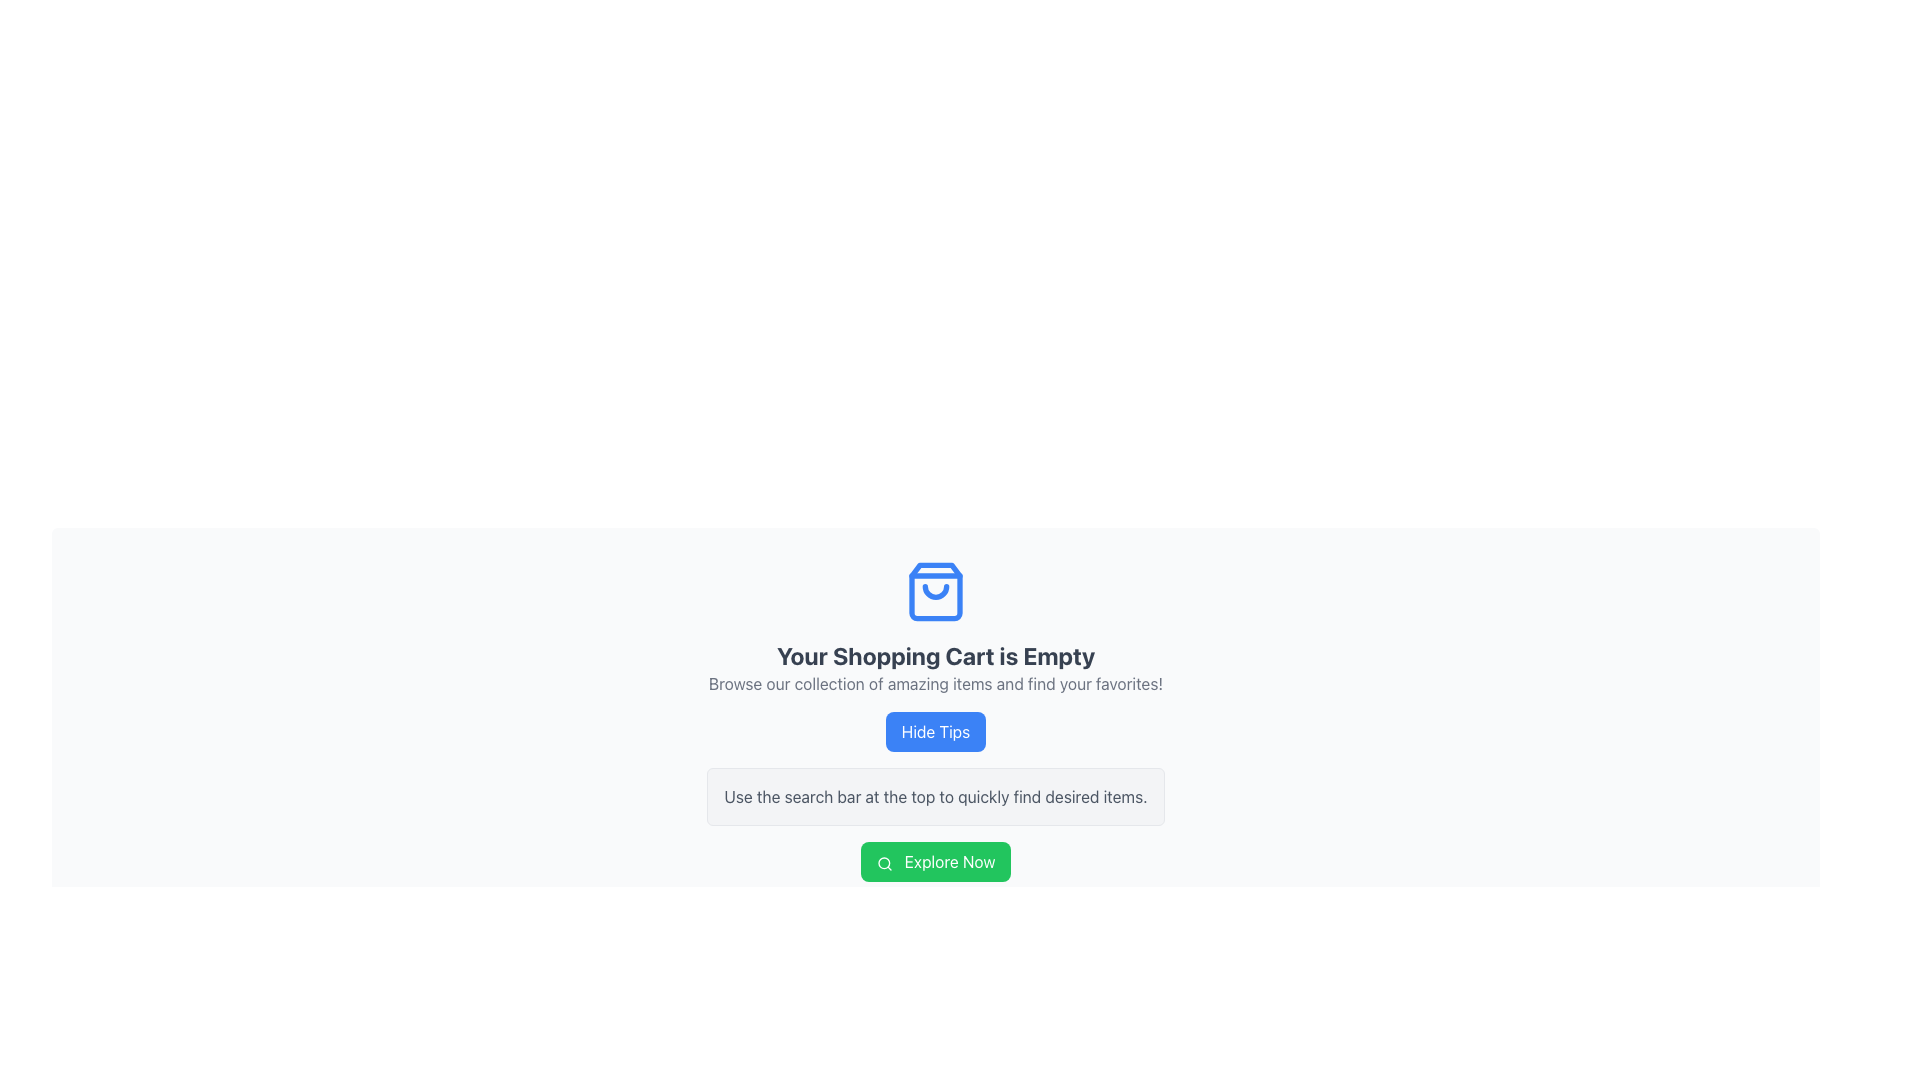 This screenshot has height=1080, width=1920. I want to click on the prominently displayed text label that reads 'Your Shopping Cart is Empty', which is styled in a bold font and centered within a light gray rectangular background, so click(935, 655).